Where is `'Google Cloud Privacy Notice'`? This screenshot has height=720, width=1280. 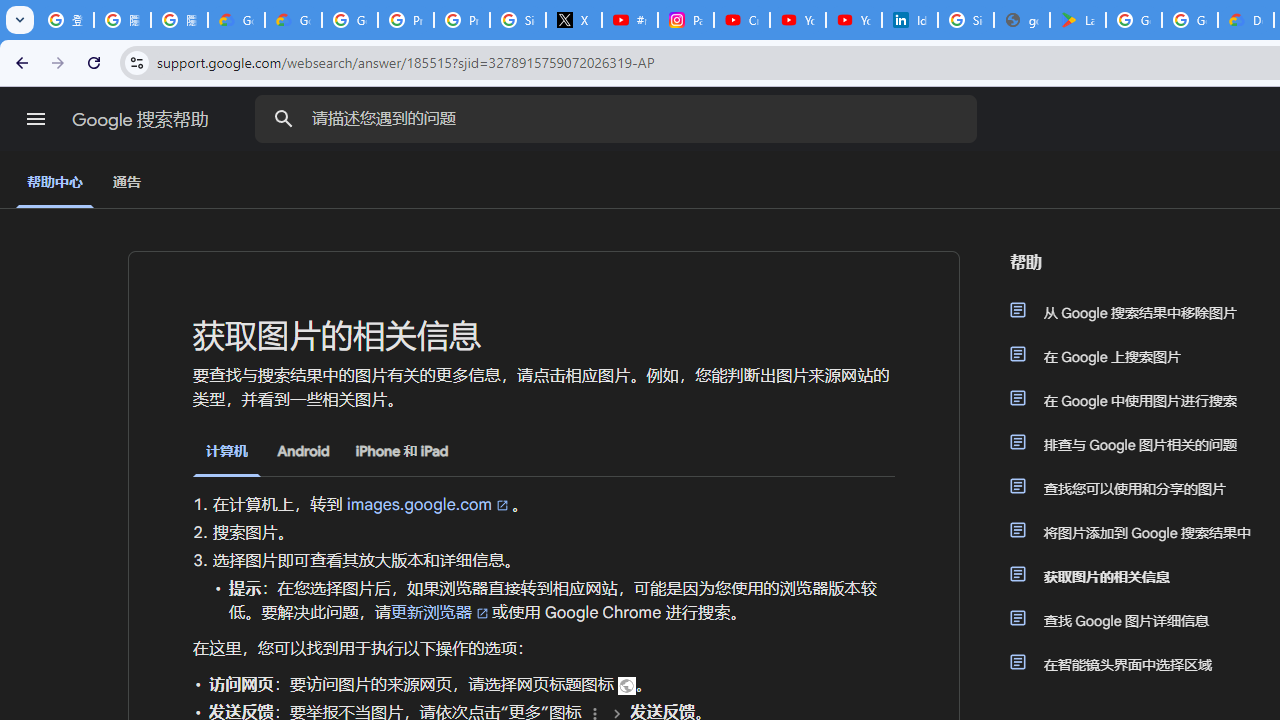 'Google Cloud Privacy Notice' is located at coordinates (292, 20).